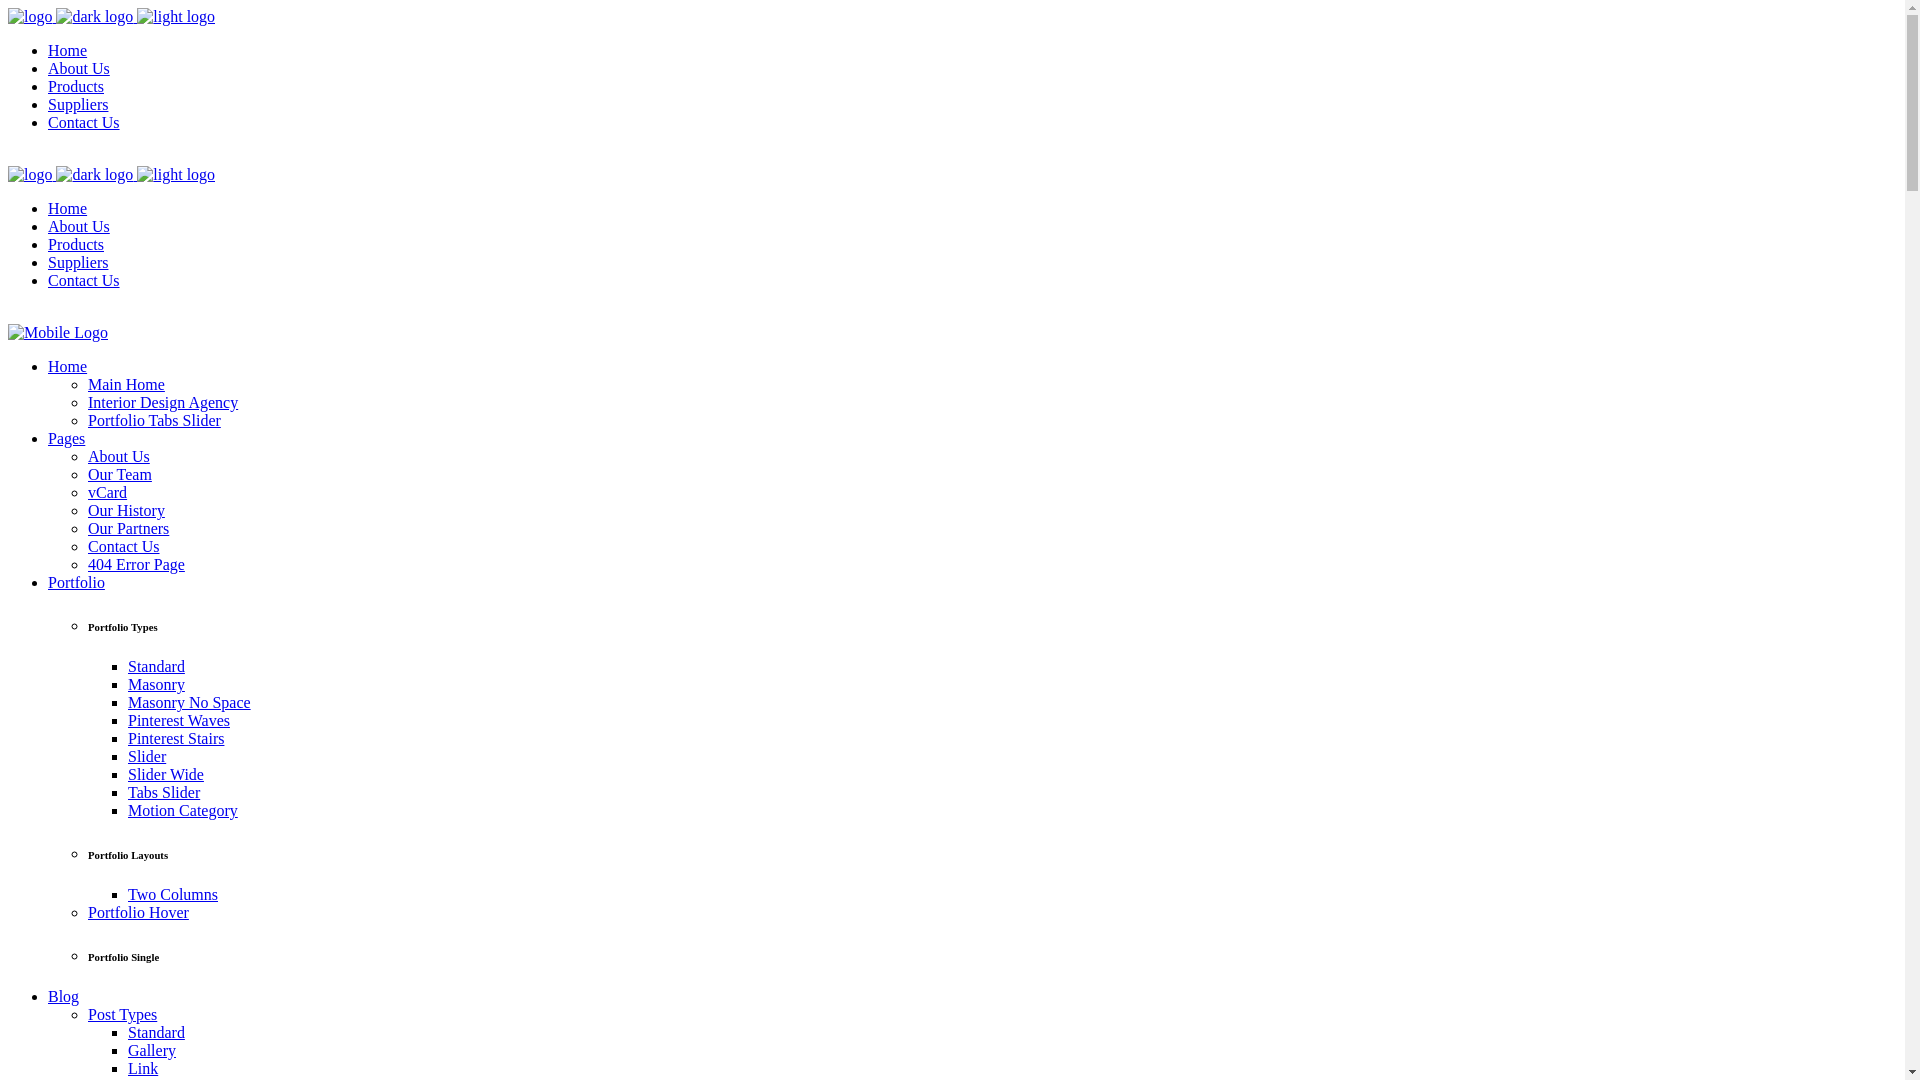 The image size is (1920, 1080). Describe the element at coordinates (137, 912) in the screenshot. I see `'Portfolio Hover'` at that location.